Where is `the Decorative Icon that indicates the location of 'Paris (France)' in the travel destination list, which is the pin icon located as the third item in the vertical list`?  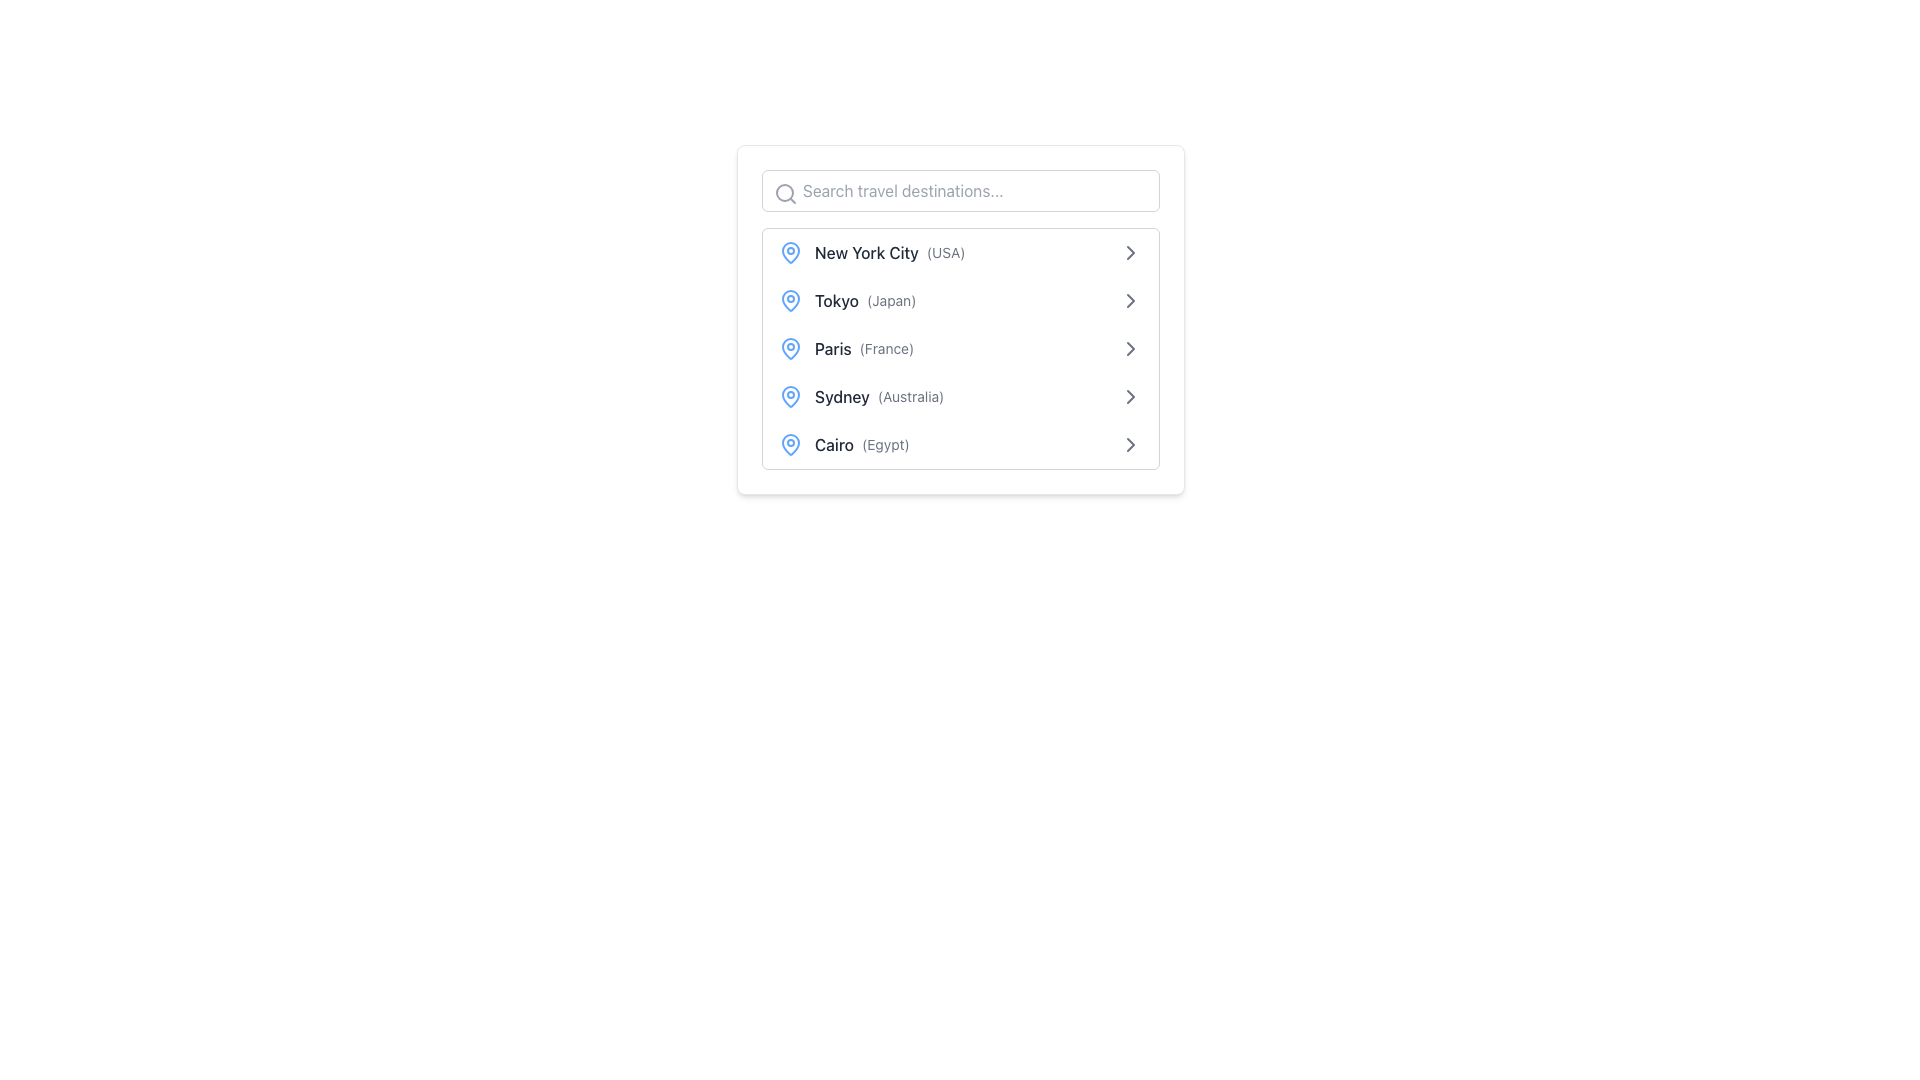
the Decorative Icon that indicates the location of 'Paris (France)' in the travel destination list, which is the pin icon located as the third item in the vertical list is located at coordinates (790, 346).